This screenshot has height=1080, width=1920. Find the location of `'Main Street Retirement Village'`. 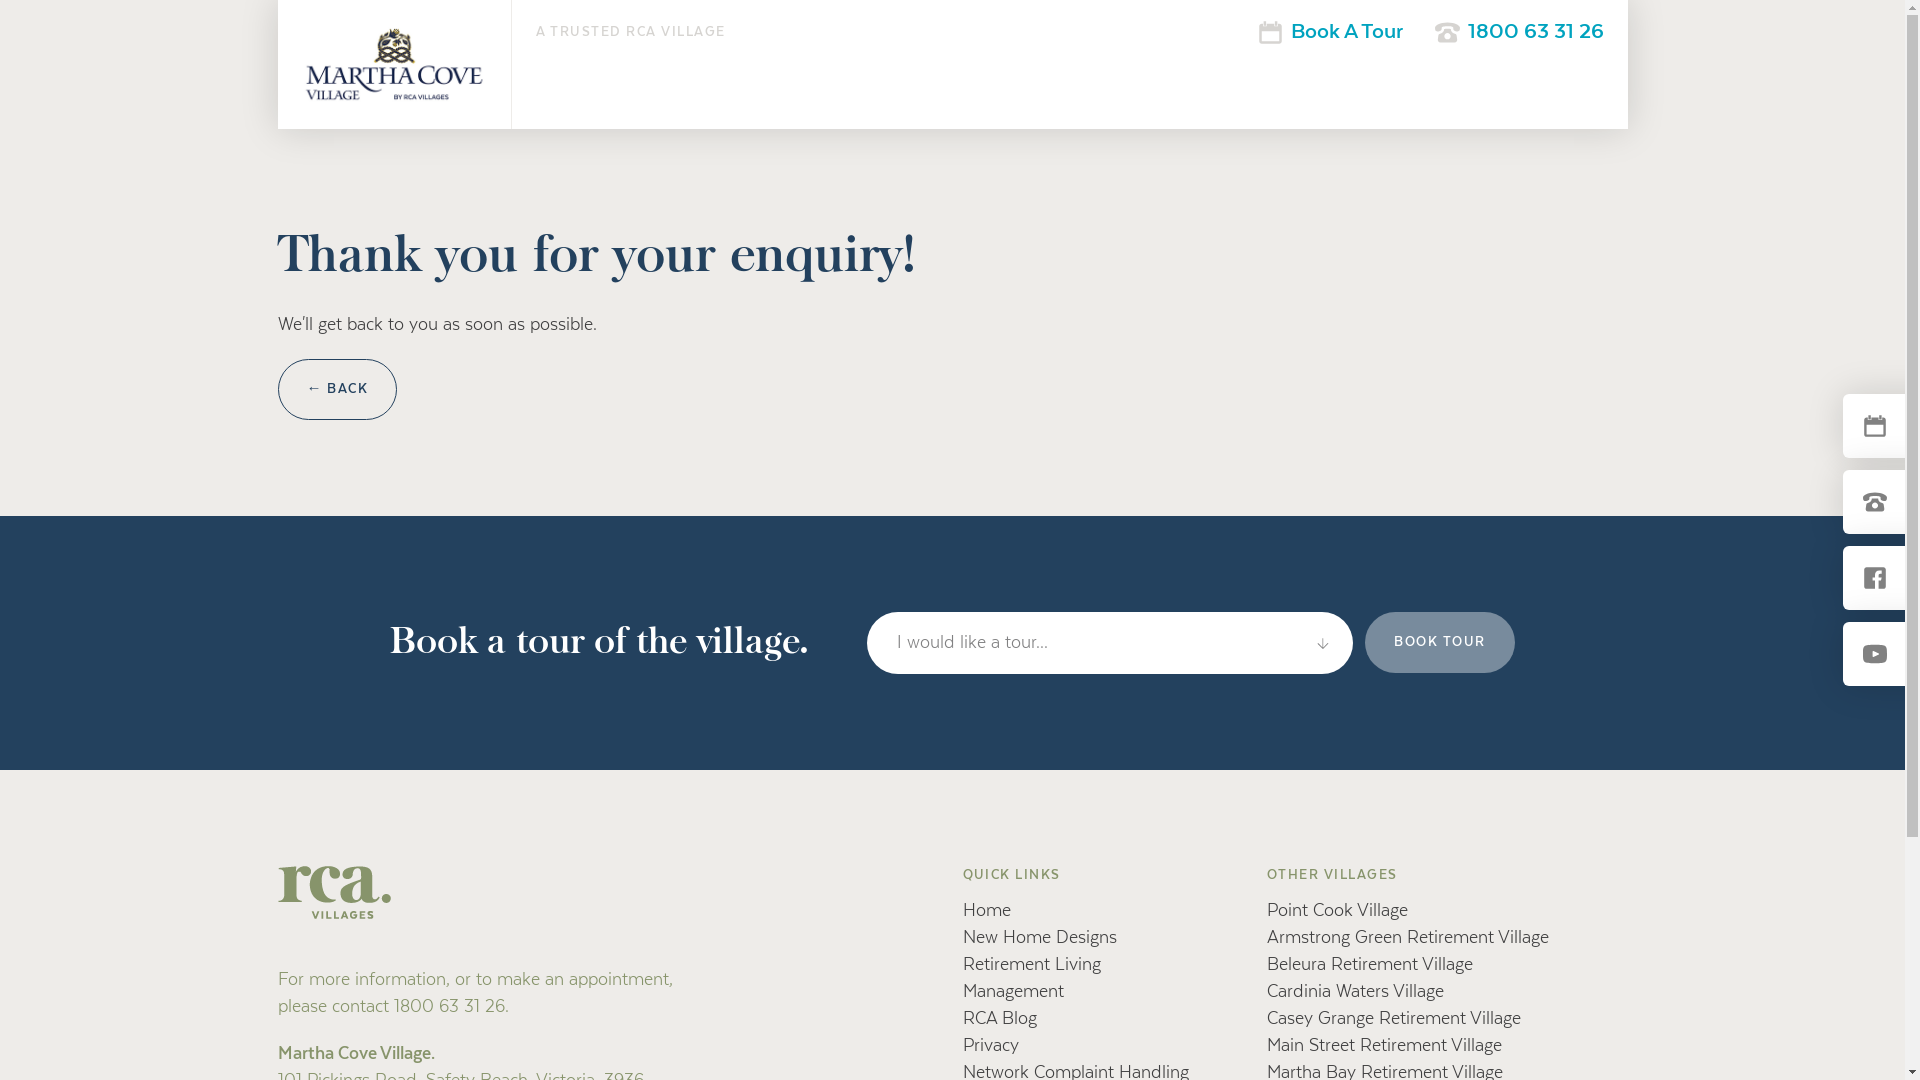

'Main Street Retirement Village' is located at coordinates (1266, 1044).